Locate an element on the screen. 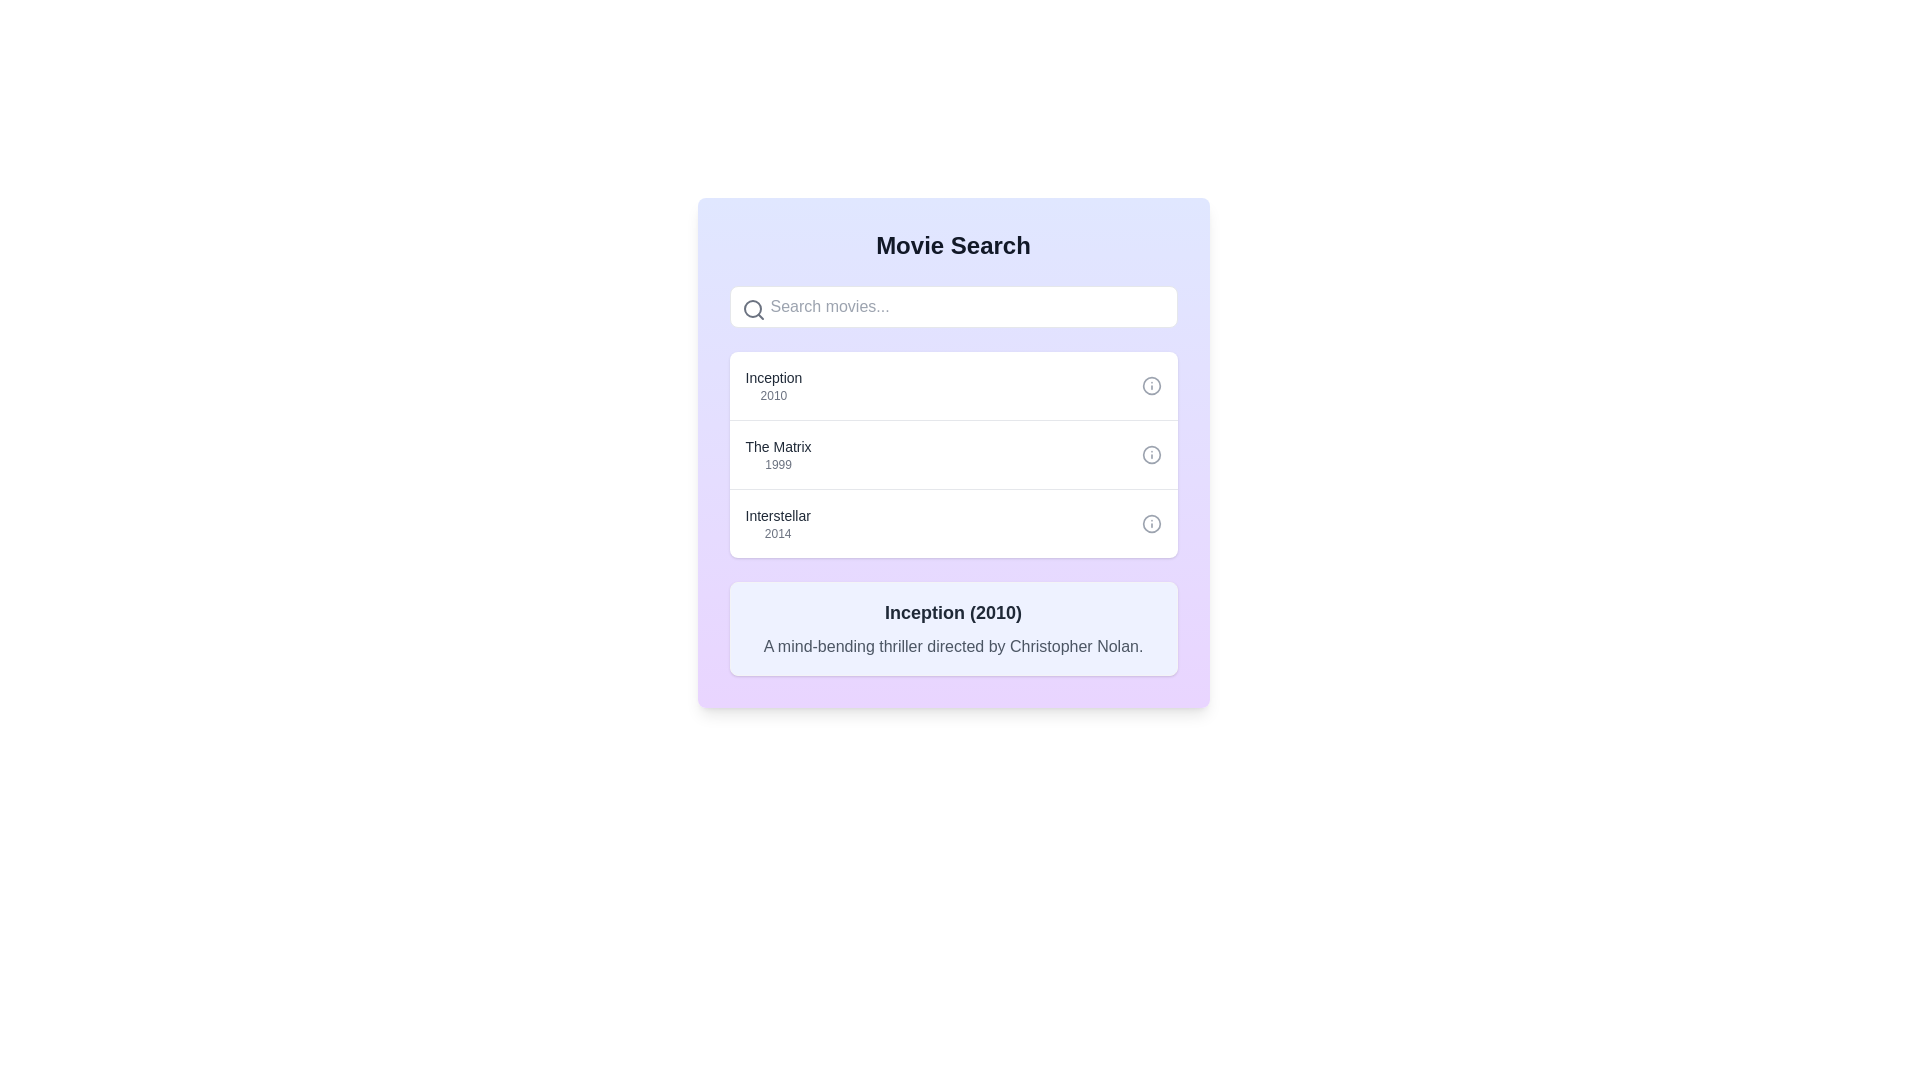 This screenshot has width=1920, height=1080. the information icon button for the movie 'Inception 2010' is located at coordinates (1151, 385).